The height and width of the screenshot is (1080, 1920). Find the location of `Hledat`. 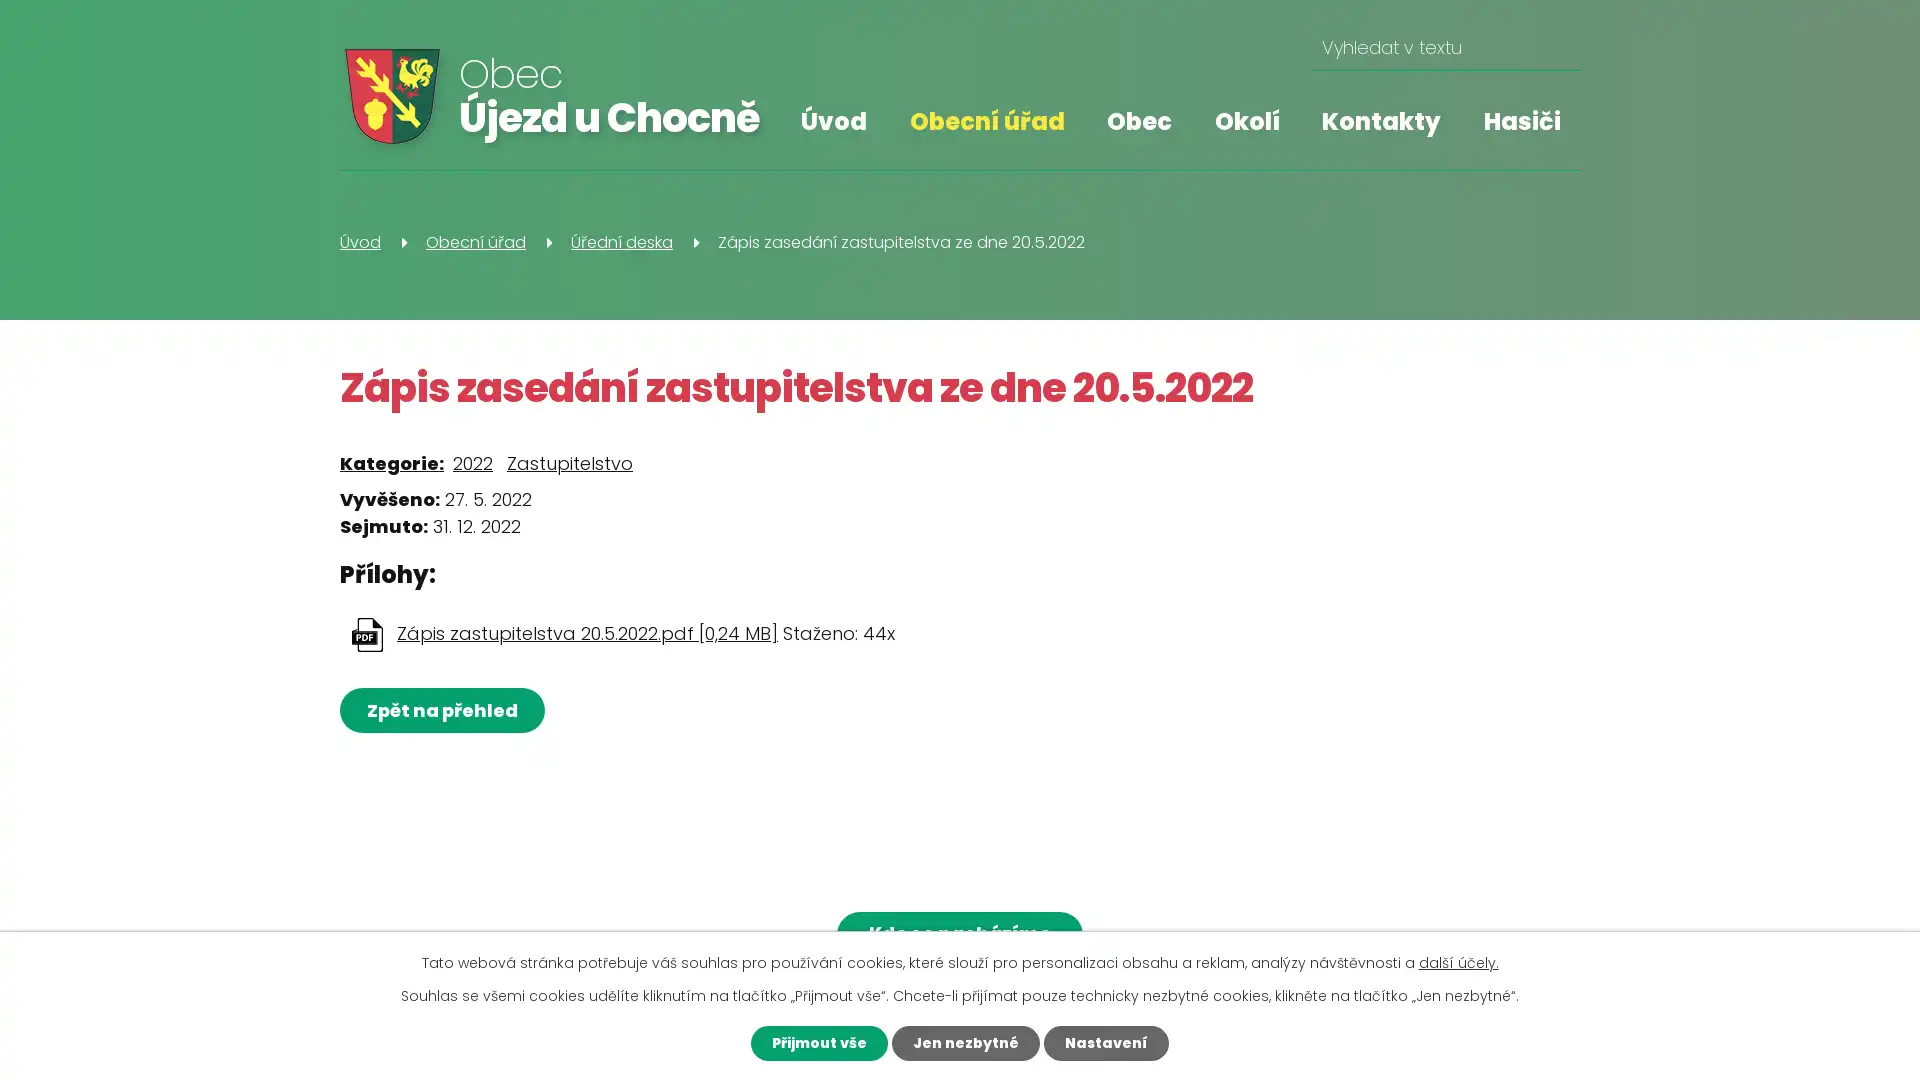

Hledat is located at coordinates (1556, 47).